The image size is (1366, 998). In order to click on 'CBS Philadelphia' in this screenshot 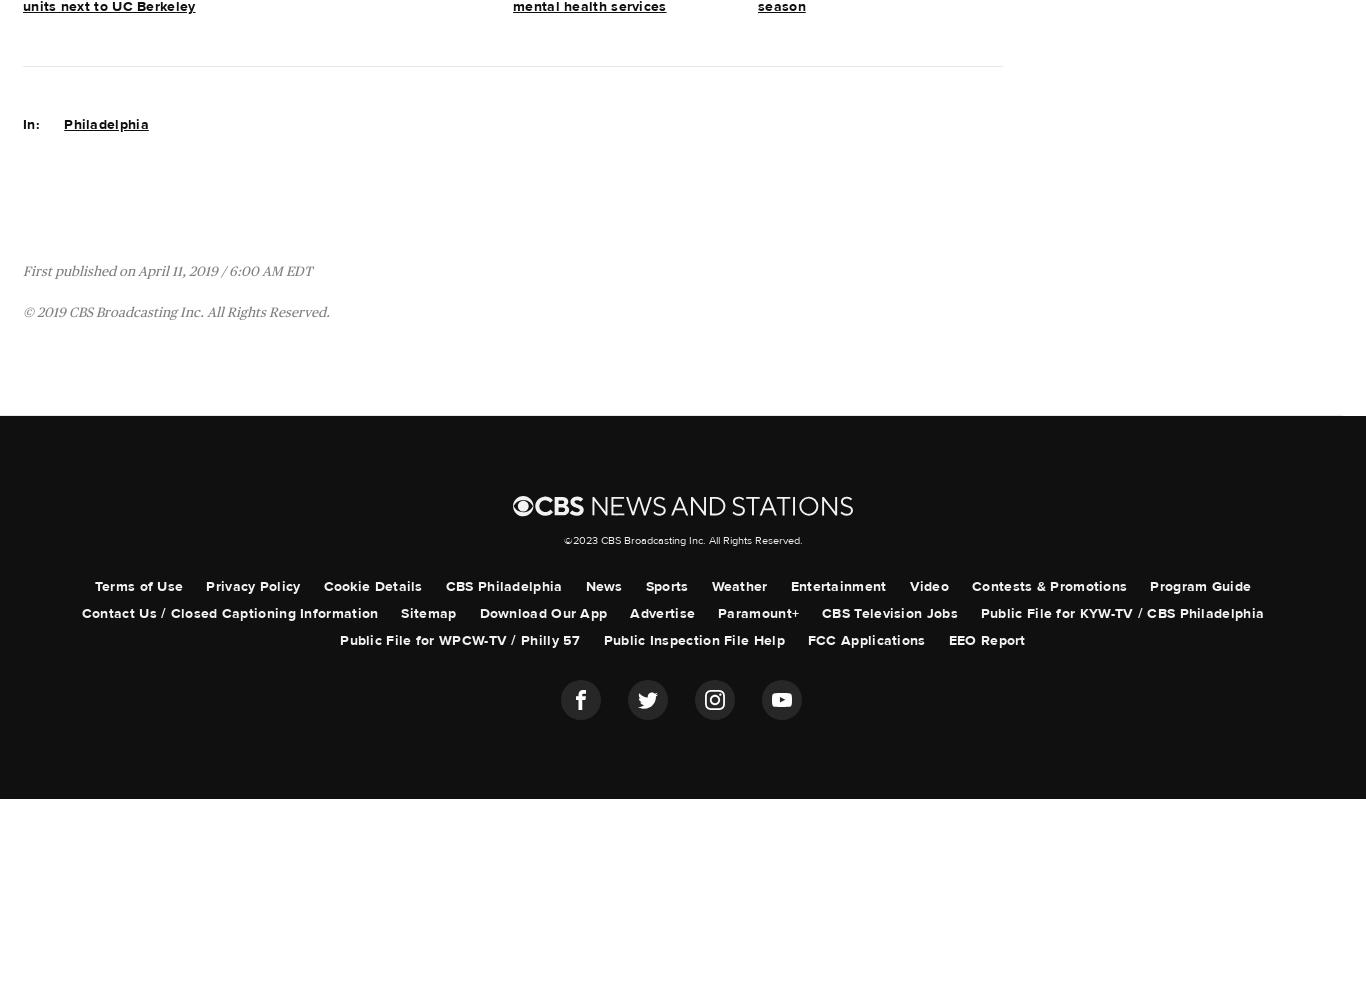, I will do `click(503, 585)`.